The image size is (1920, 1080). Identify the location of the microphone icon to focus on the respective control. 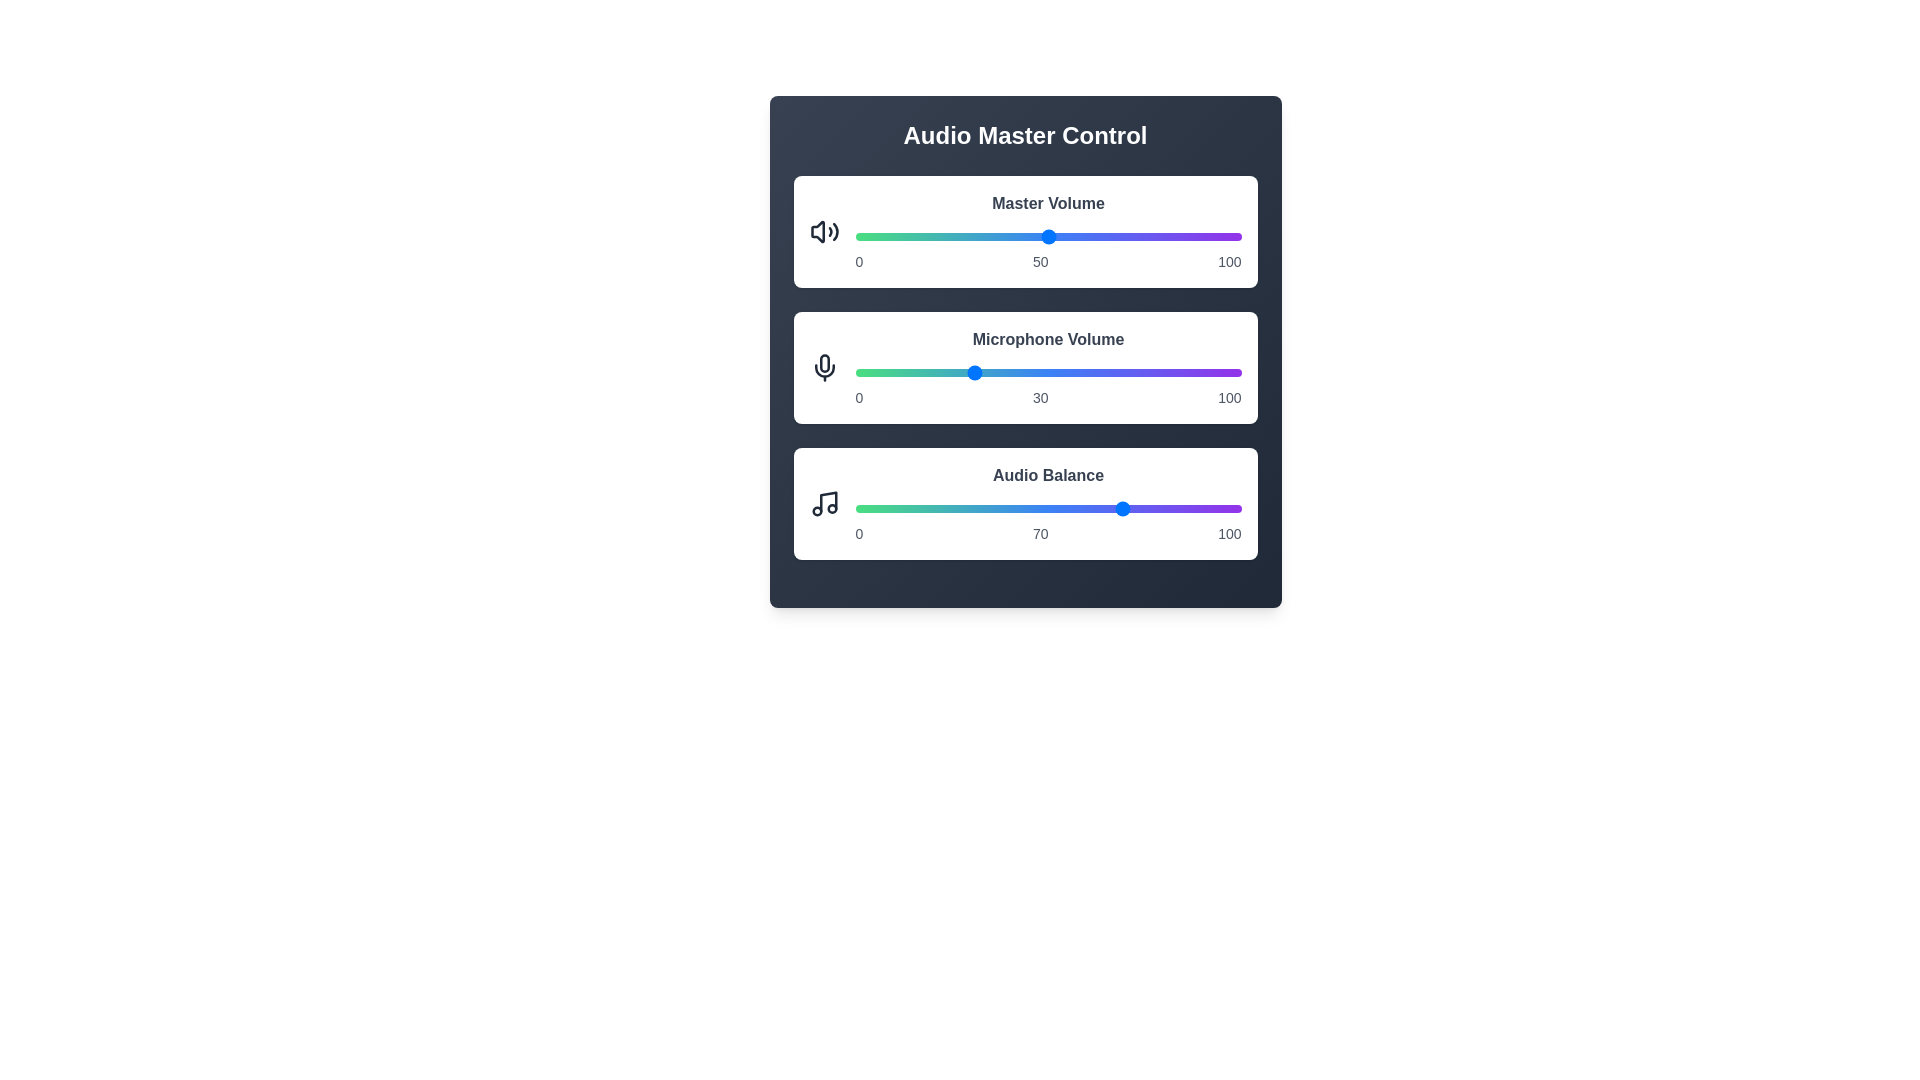
(824, 367).